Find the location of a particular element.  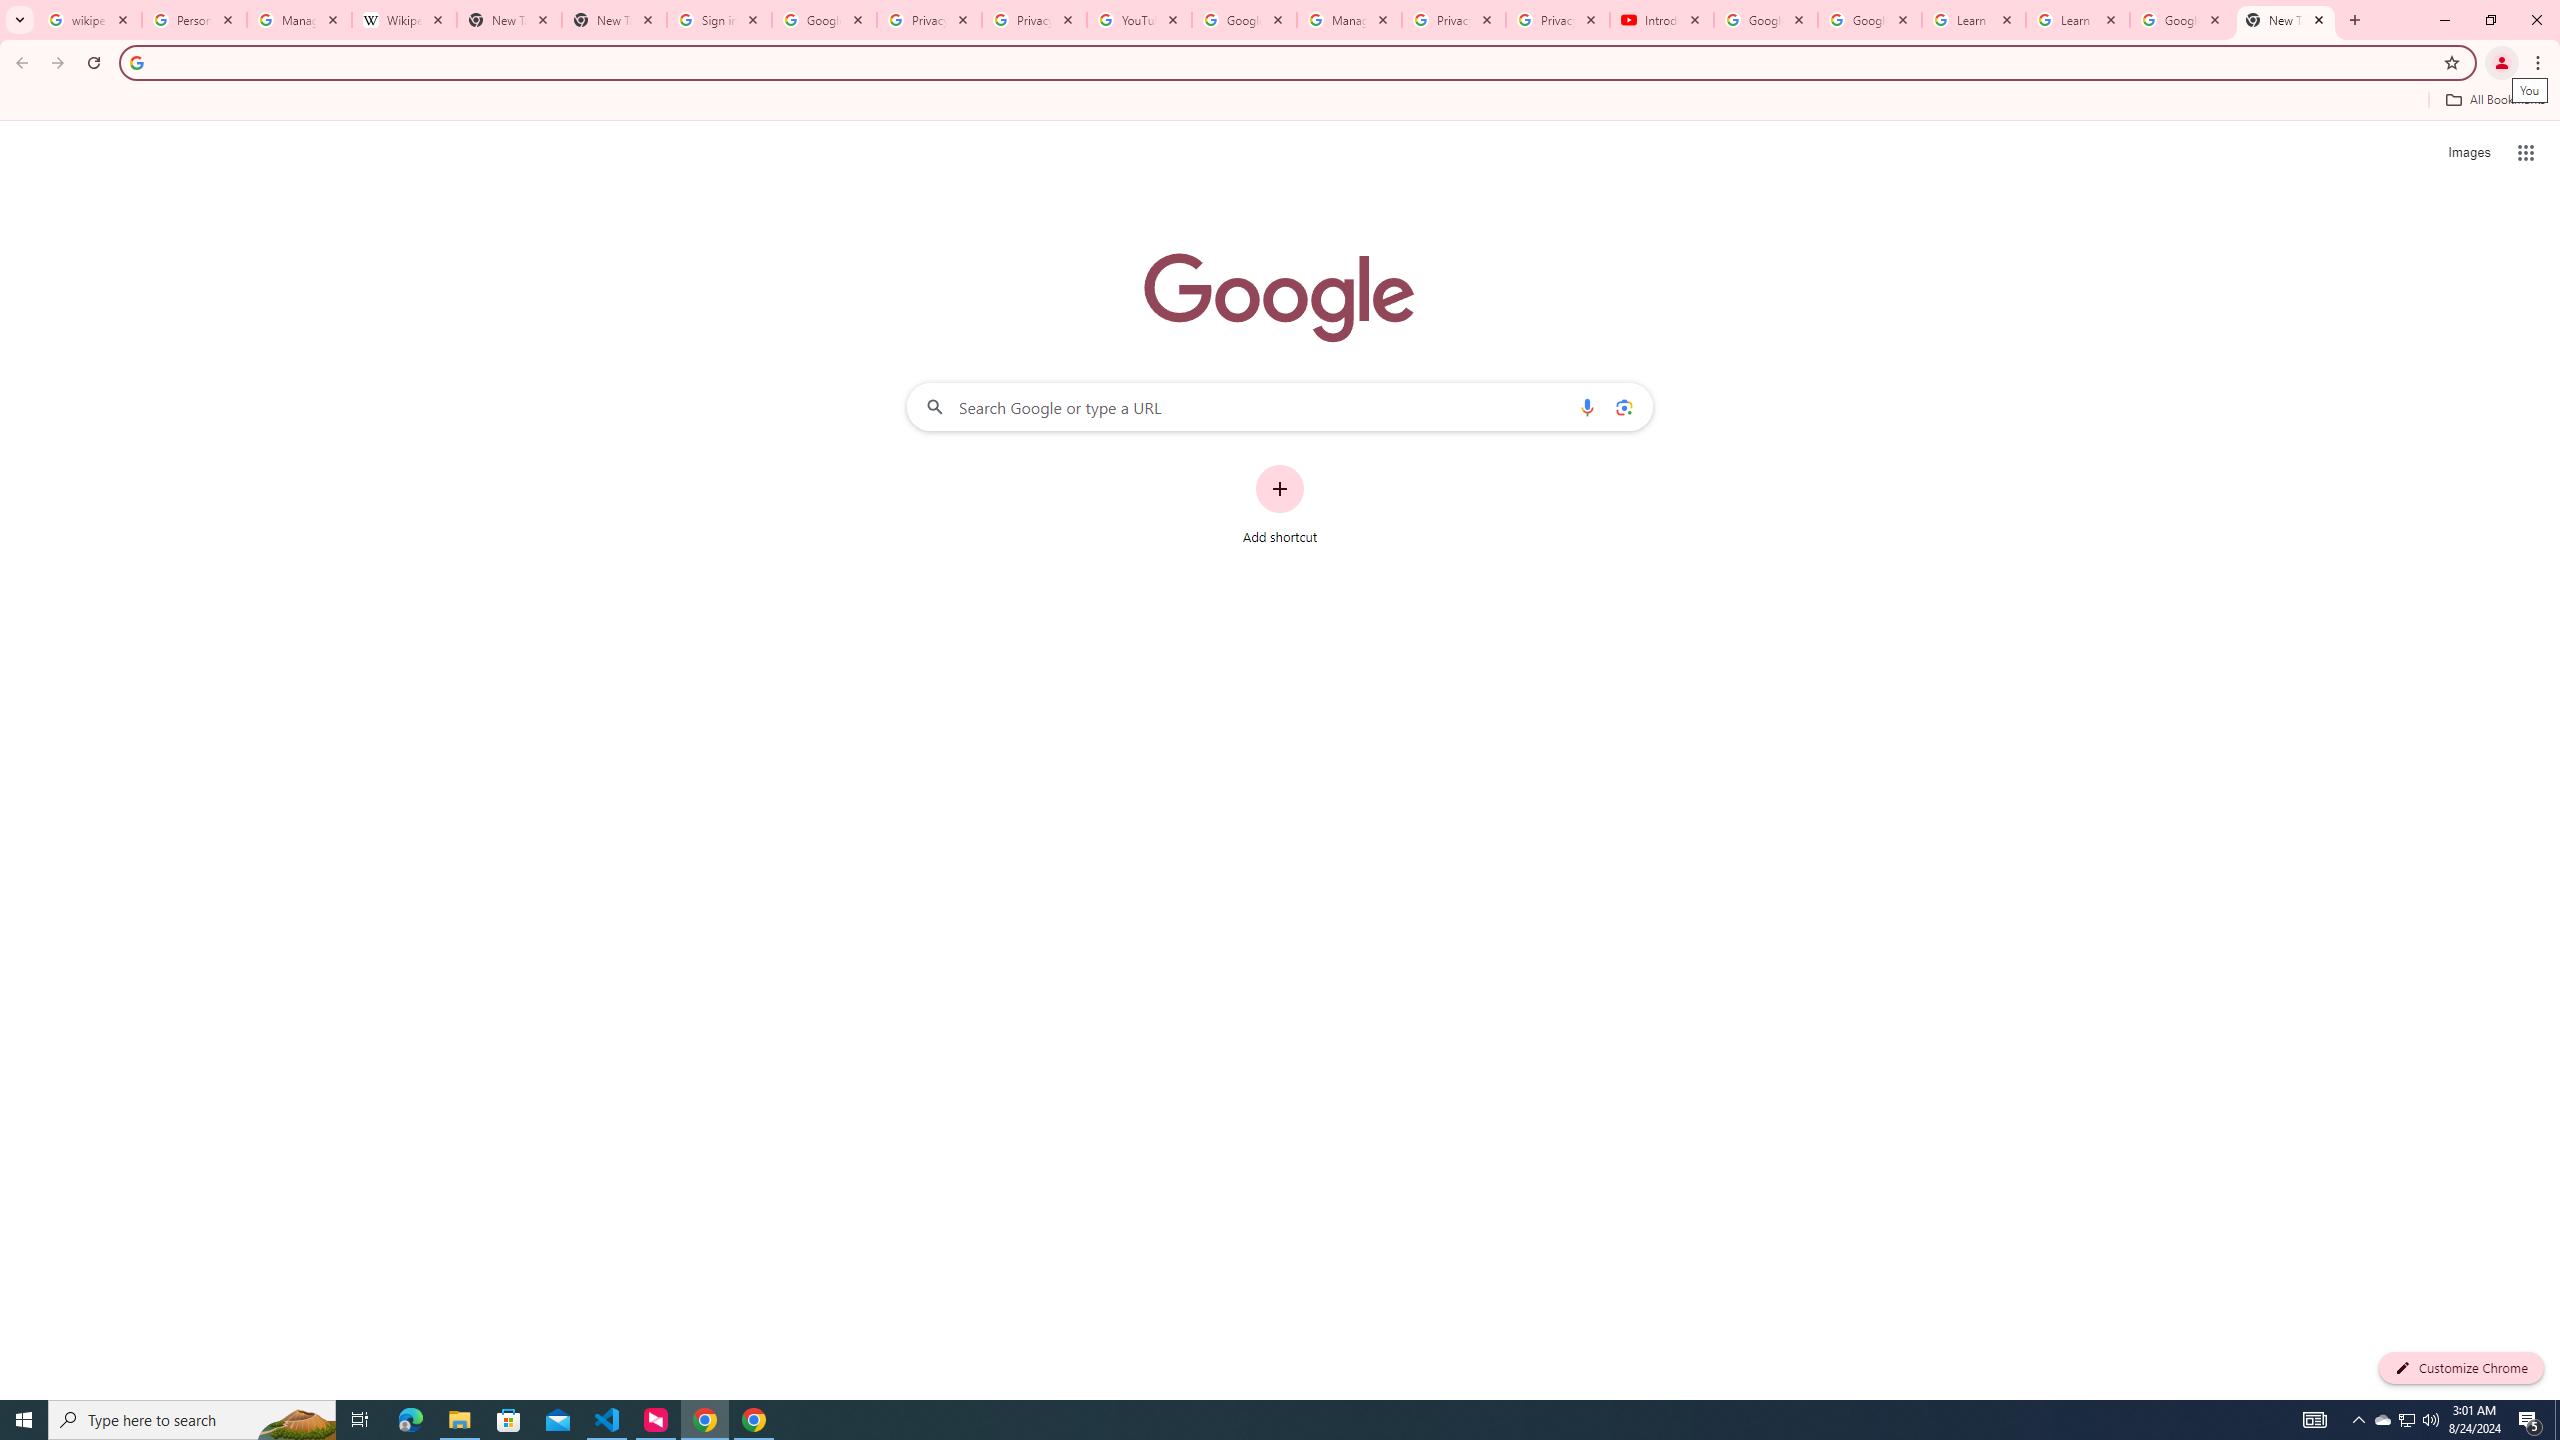

'Google Account' is located at coordinates (2181, 19).